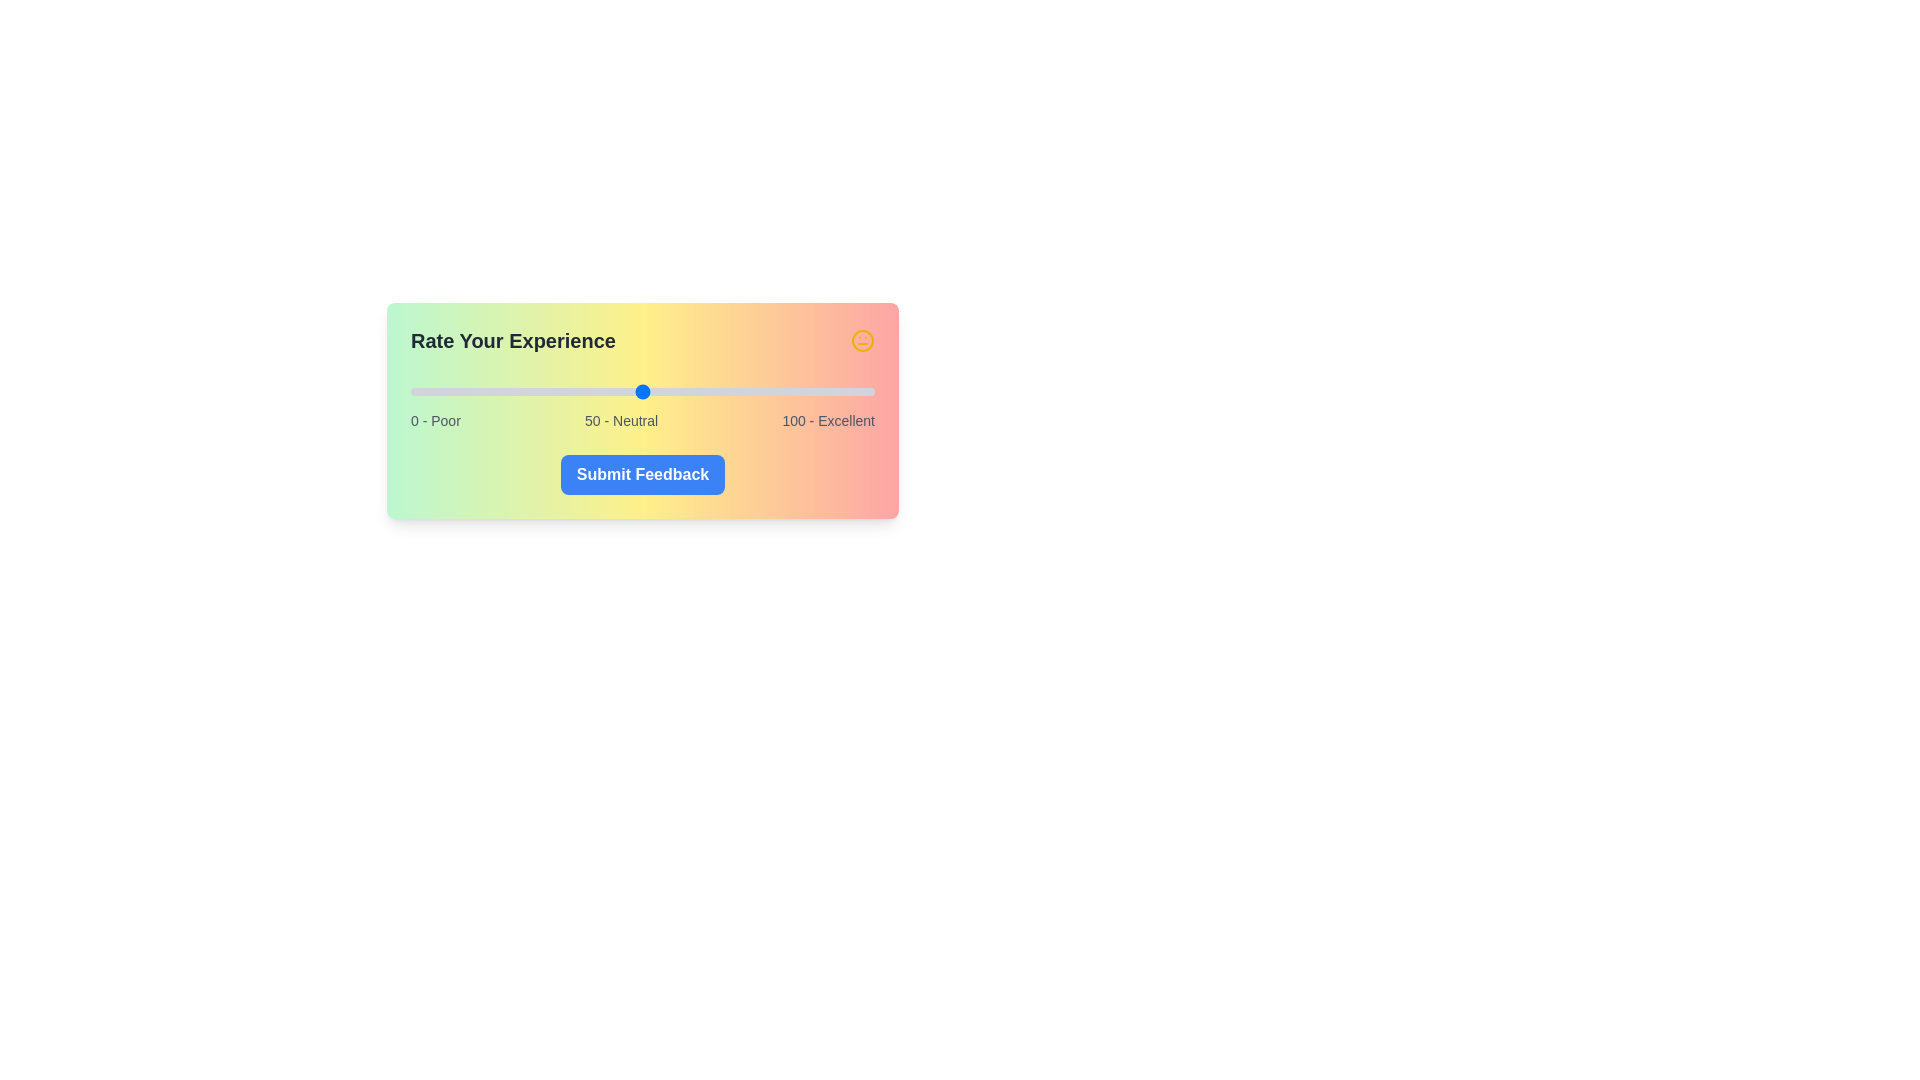 The image size is (1920, 1080). What do you see at coordinates (684, 392) in the screenshot?
I see `the satisfaction slider to 59 value` at bounding box center [684, 392].